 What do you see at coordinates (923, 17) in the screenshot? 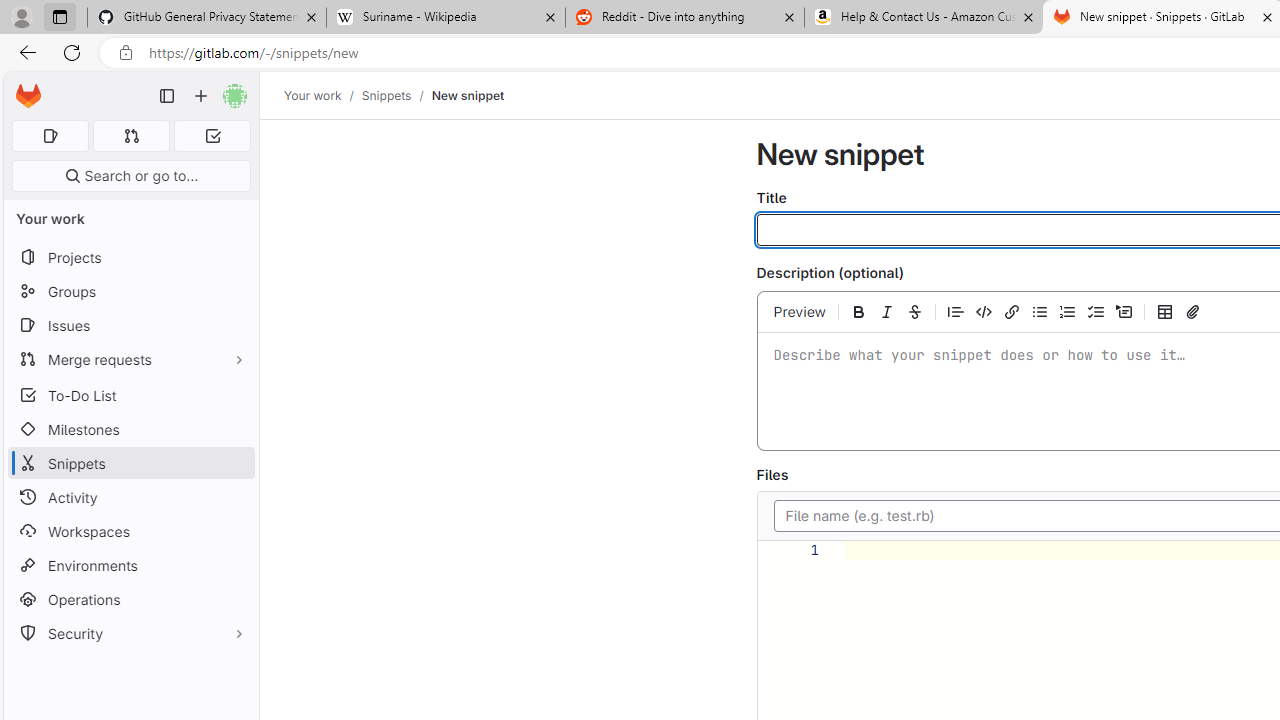
I see `'Help & Contact Us - Amazon Customer Service'` at bounding box center [923, 17].